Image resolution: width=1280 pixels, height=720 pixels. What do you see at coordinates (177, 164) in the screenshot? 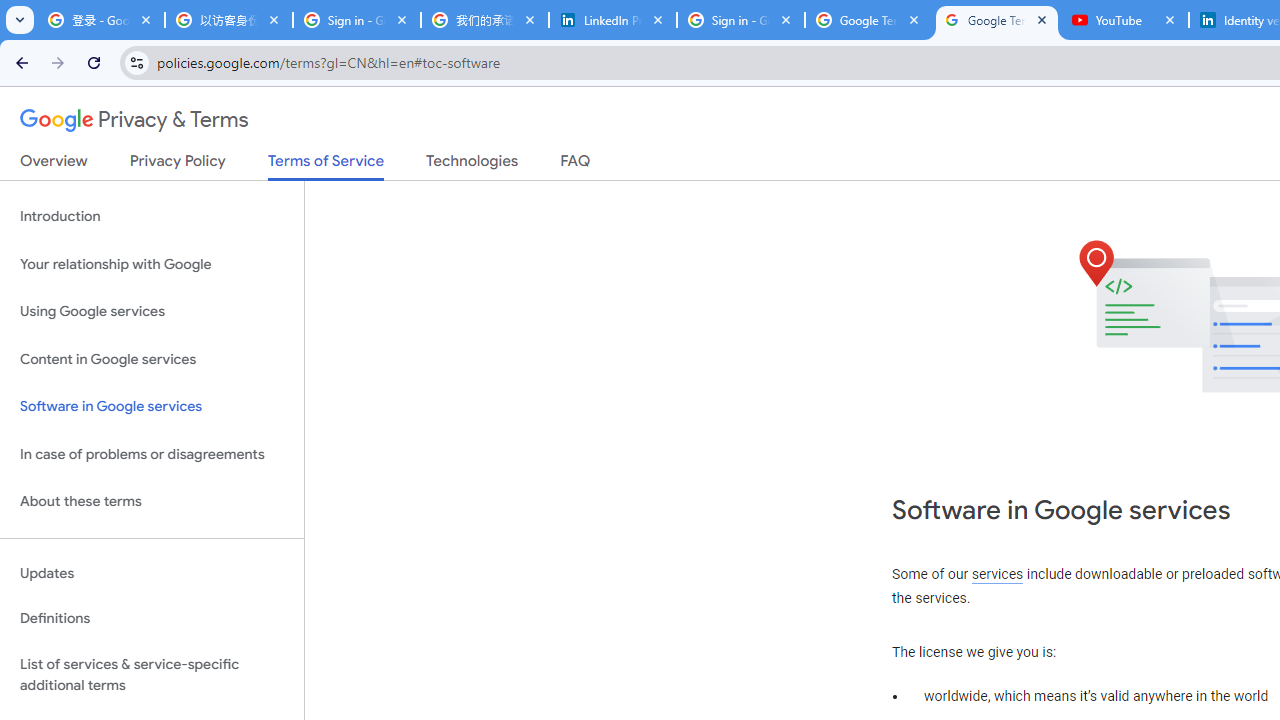
I see `'Privacy Policy'` at bounding box center [177, 164].